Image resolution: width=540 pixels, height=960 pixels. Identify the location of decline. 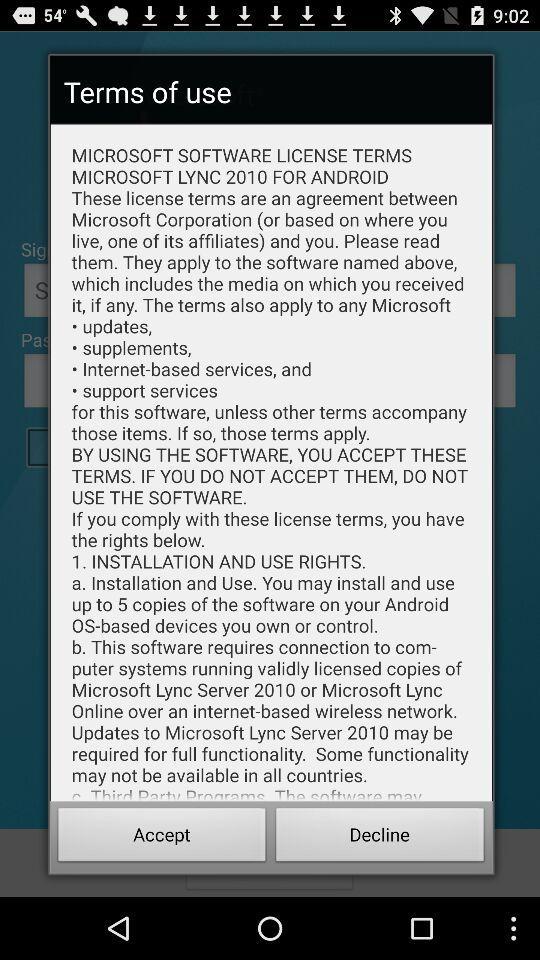
(380, 837).